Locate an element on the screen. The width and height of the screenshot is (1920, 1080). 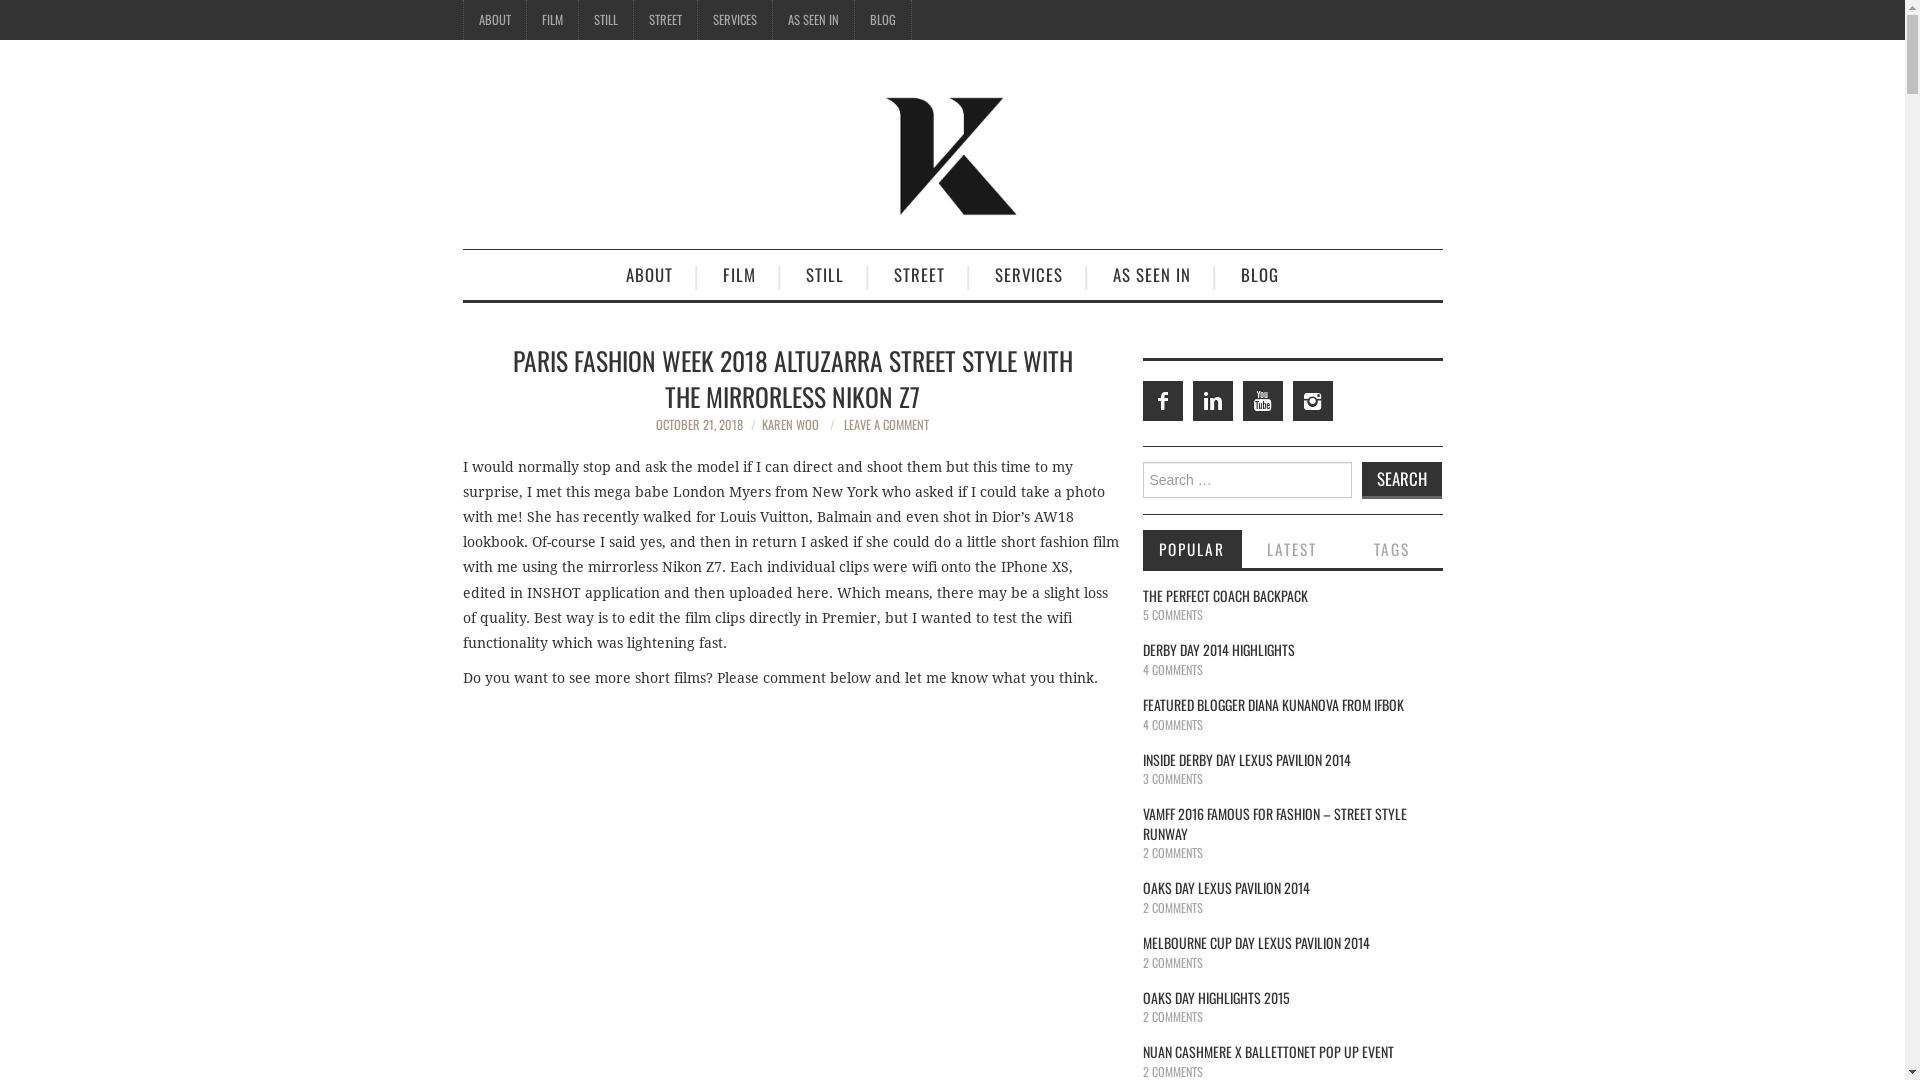
'STILL' is located at coordinates (825, 274).